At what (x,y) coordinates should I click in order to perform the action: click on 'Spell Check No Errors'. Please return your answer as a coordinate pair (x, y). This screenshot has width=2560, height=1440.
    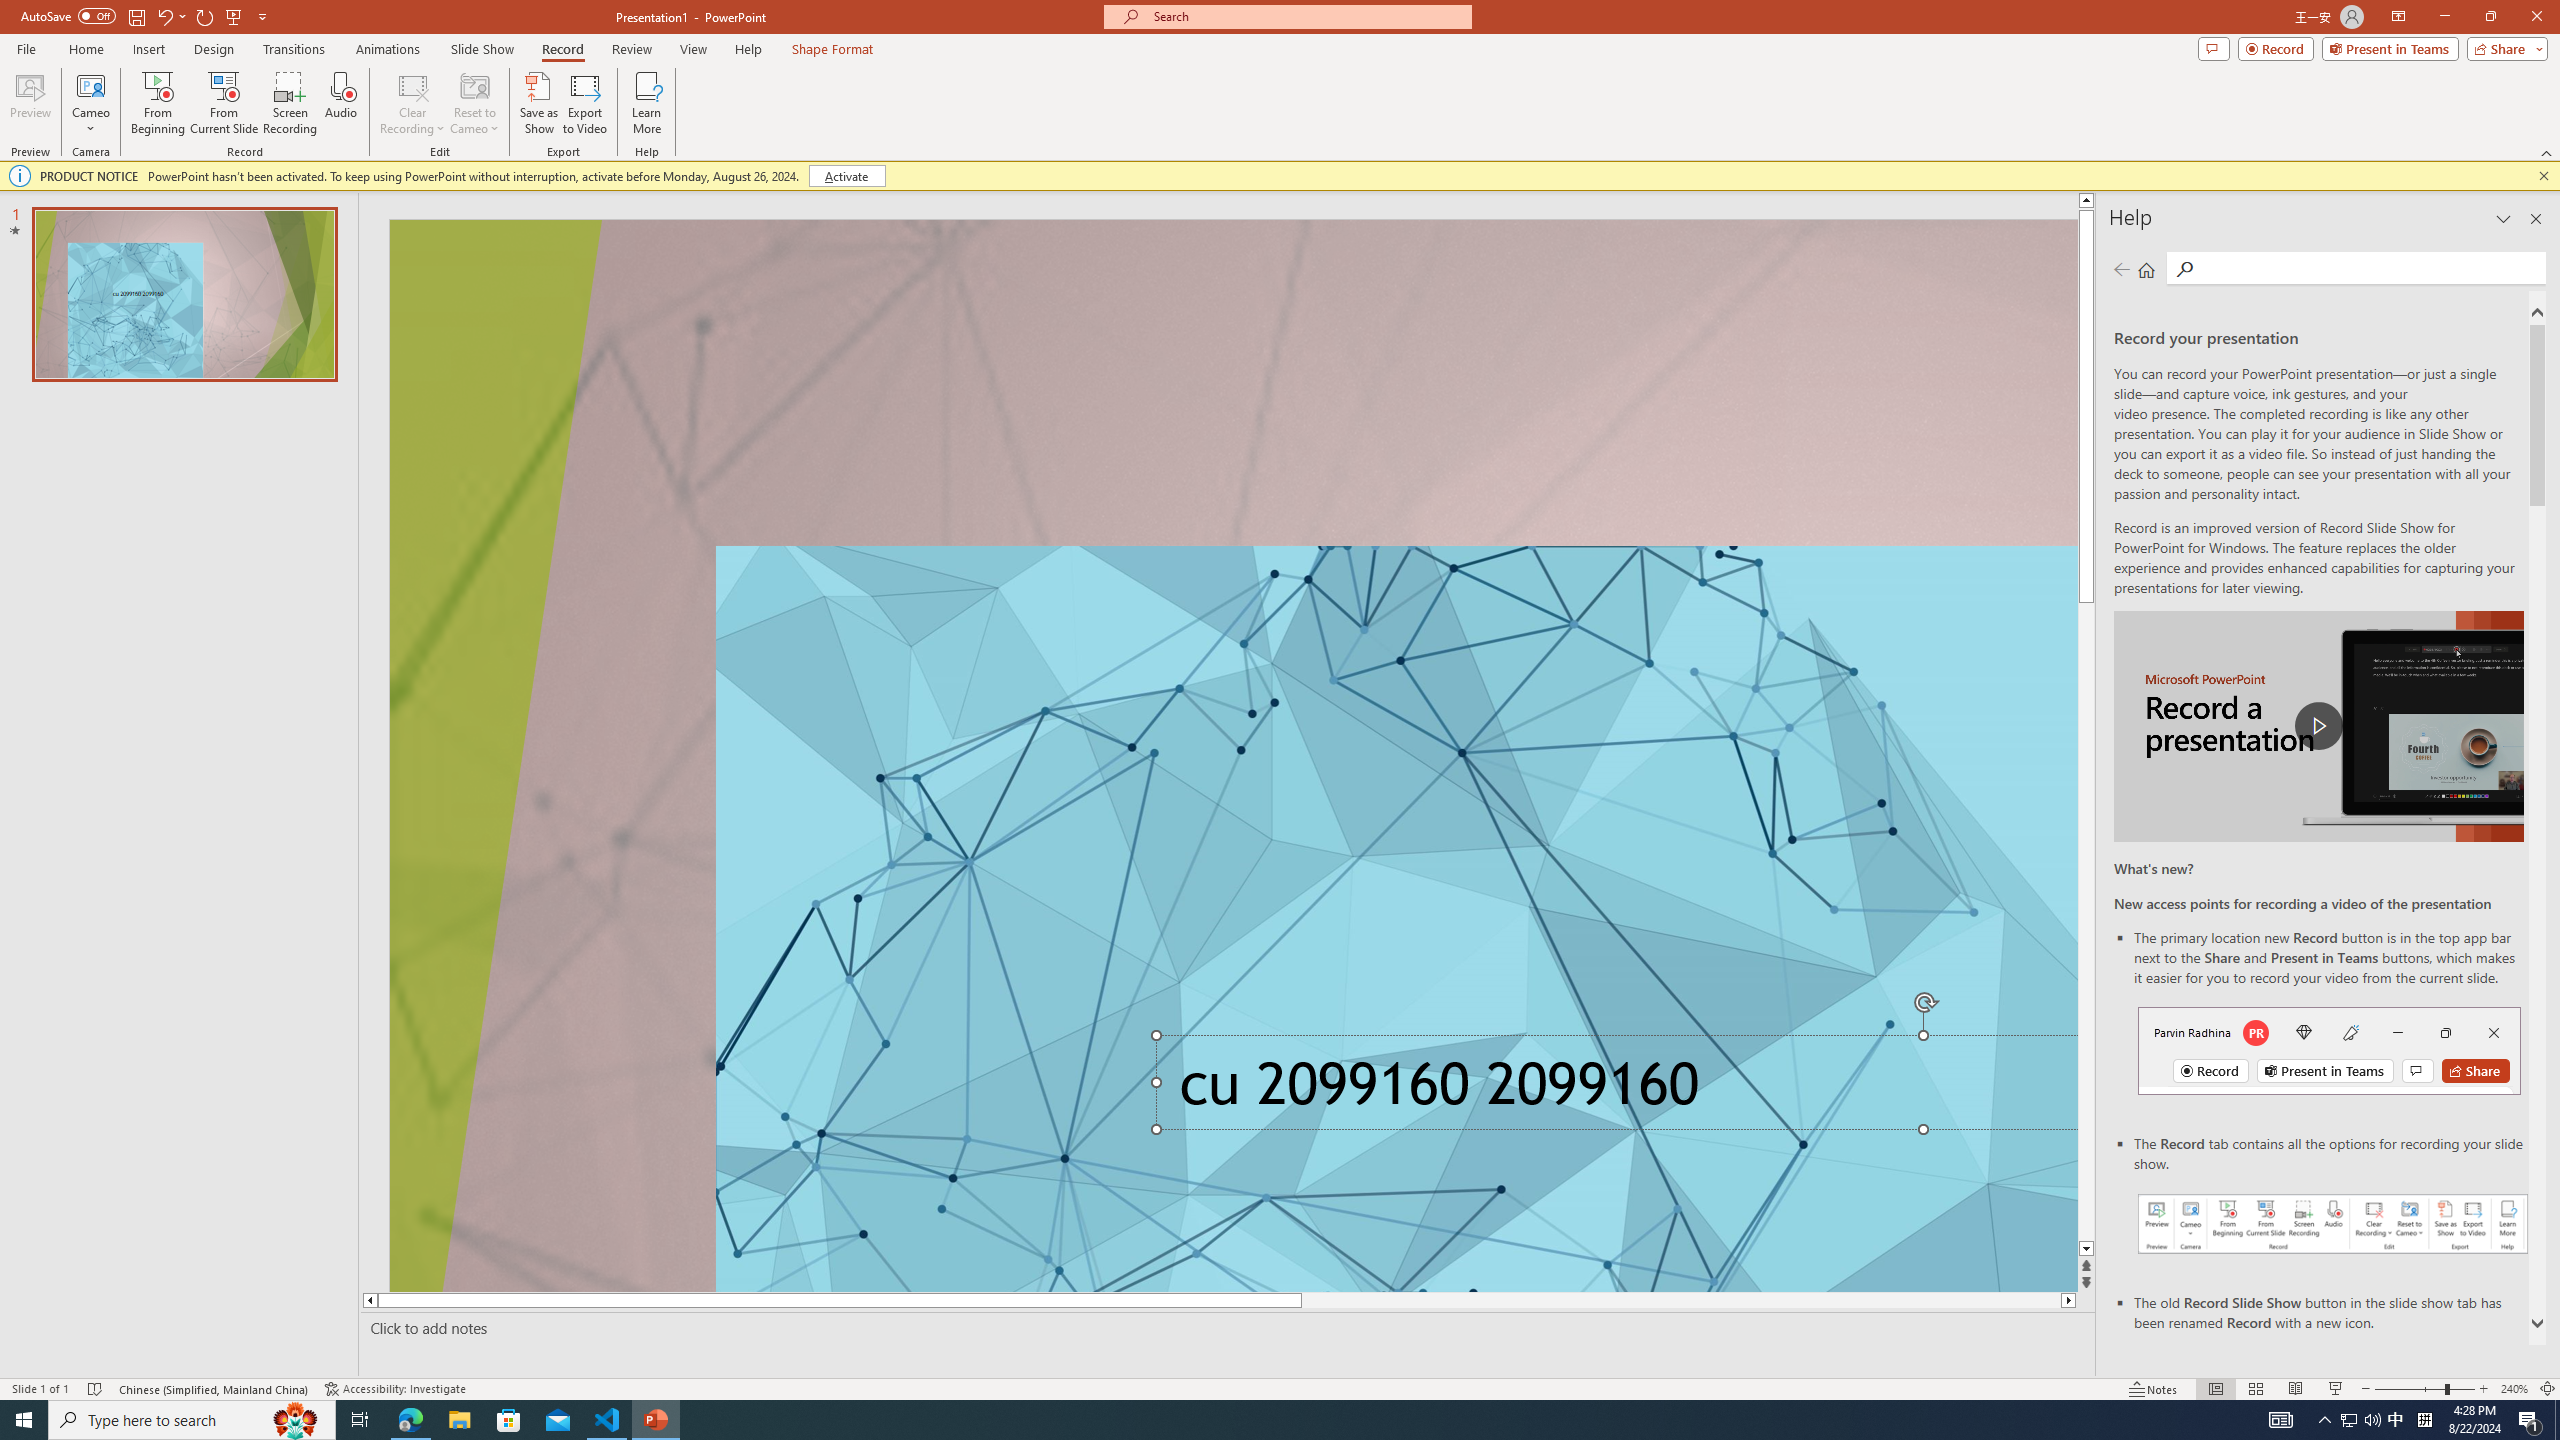
    Looking at the image, I should click on (95, 1389).